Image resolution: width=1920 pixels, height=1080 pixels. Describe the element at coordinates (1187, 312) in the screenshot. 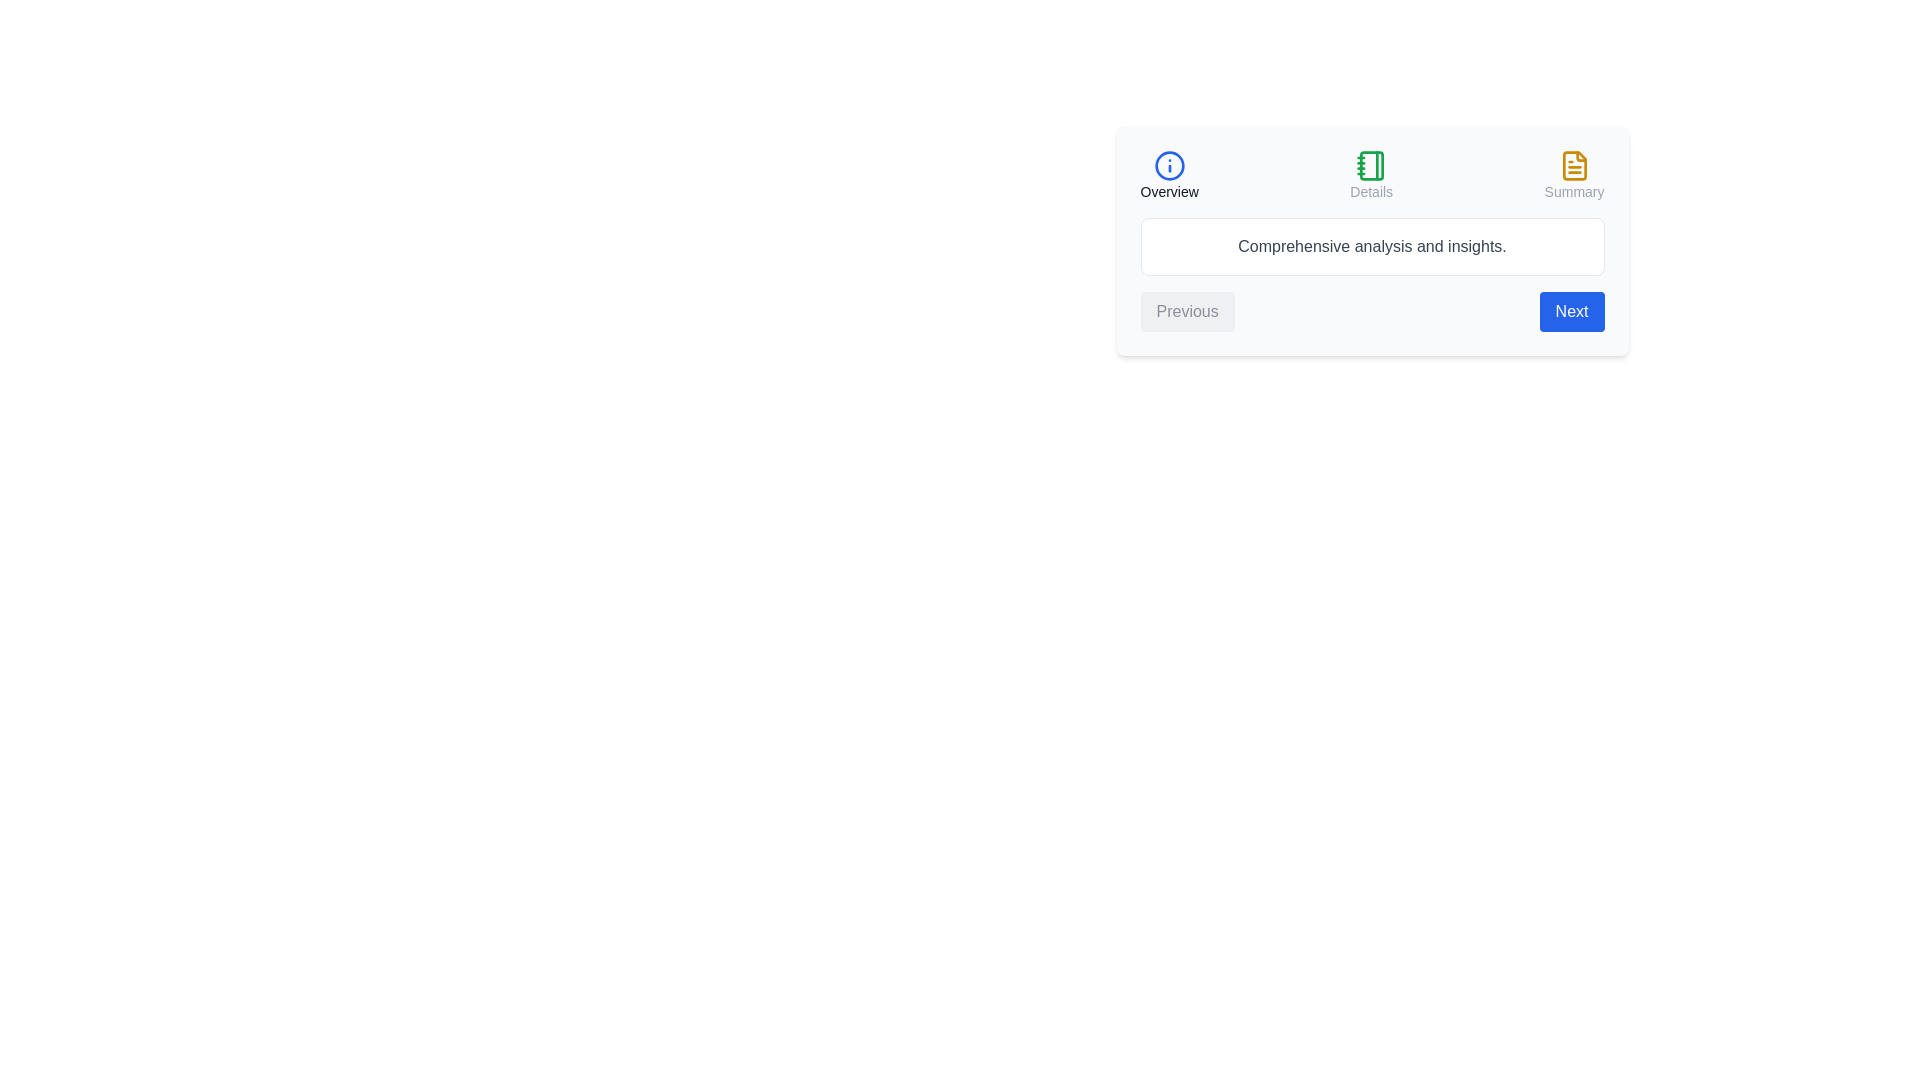

I see `the 'Previous' button to navigate to the previous step` at that location.